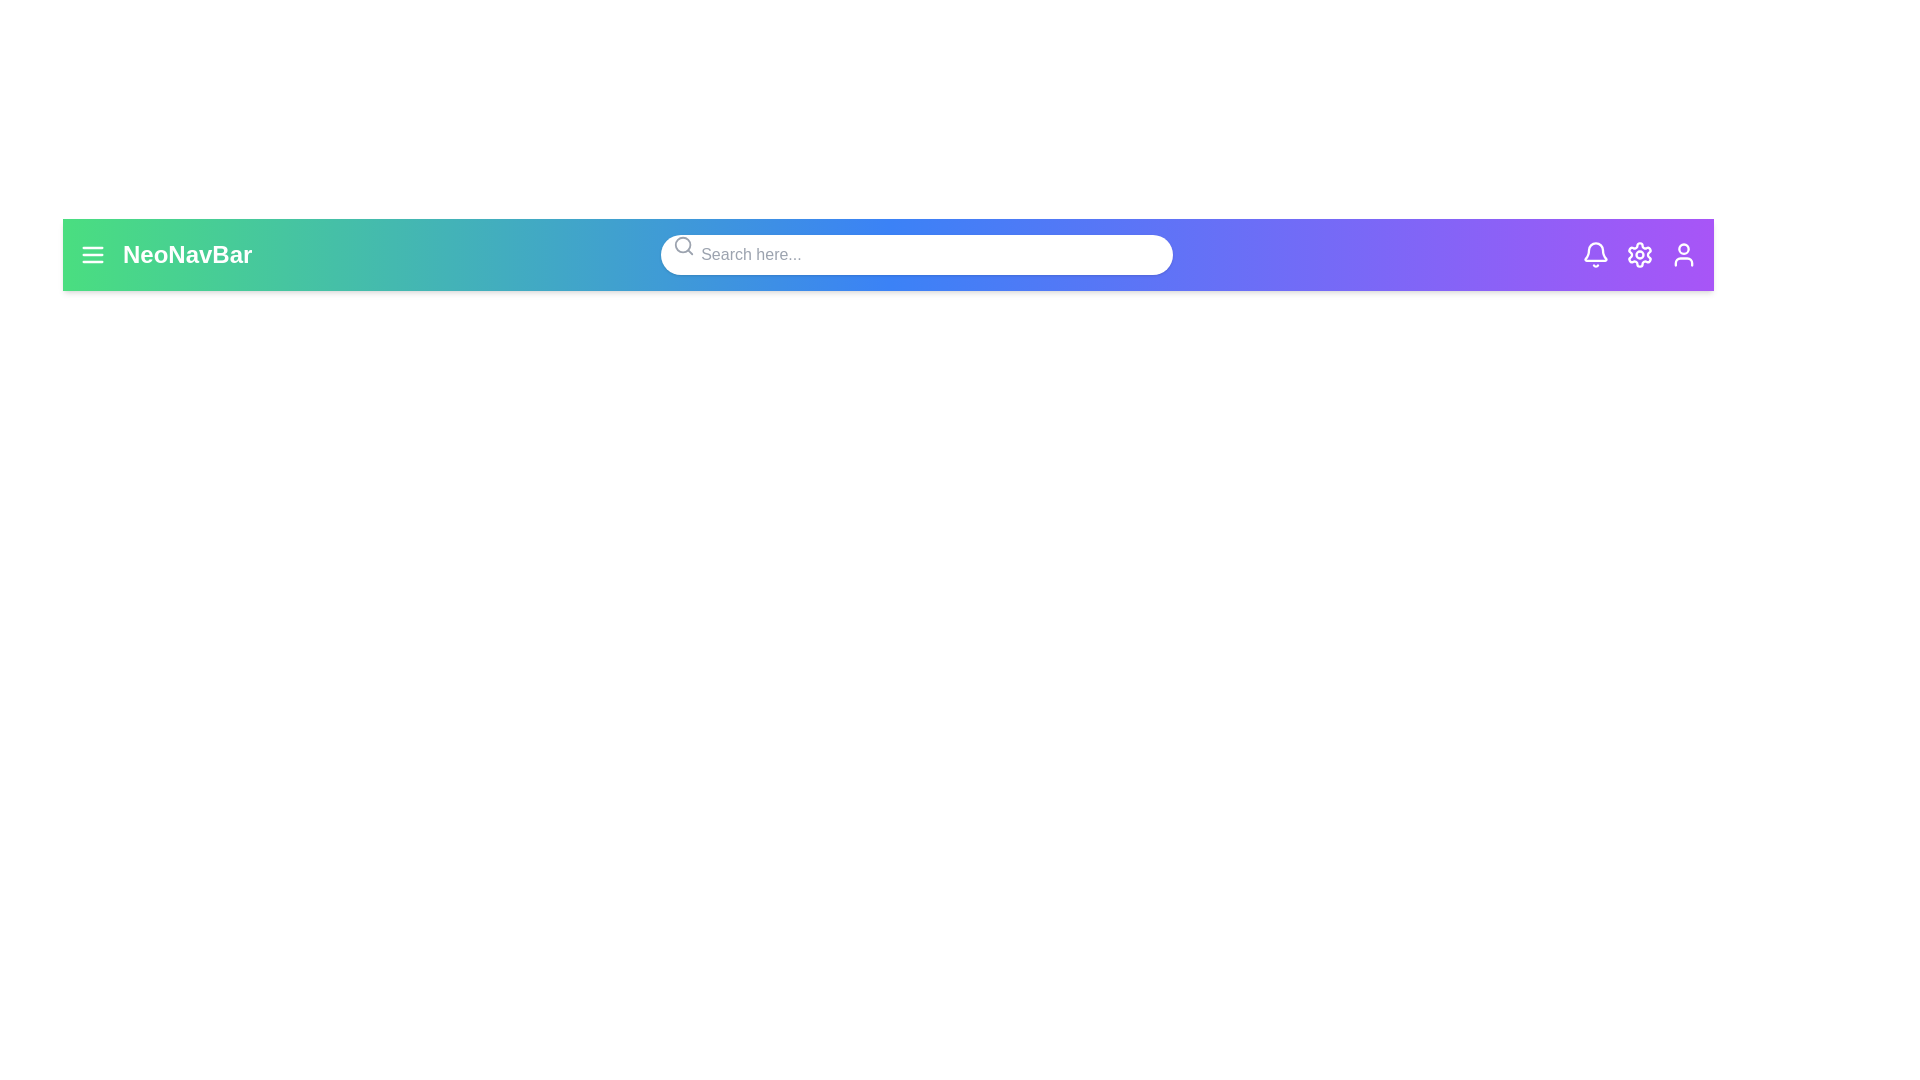 The height and width of the screenshot is (1080, 1920). Describe the element at coordinates (1683, 253) in the screenshot. I see `the user icon to observe its hover effect` at that location.